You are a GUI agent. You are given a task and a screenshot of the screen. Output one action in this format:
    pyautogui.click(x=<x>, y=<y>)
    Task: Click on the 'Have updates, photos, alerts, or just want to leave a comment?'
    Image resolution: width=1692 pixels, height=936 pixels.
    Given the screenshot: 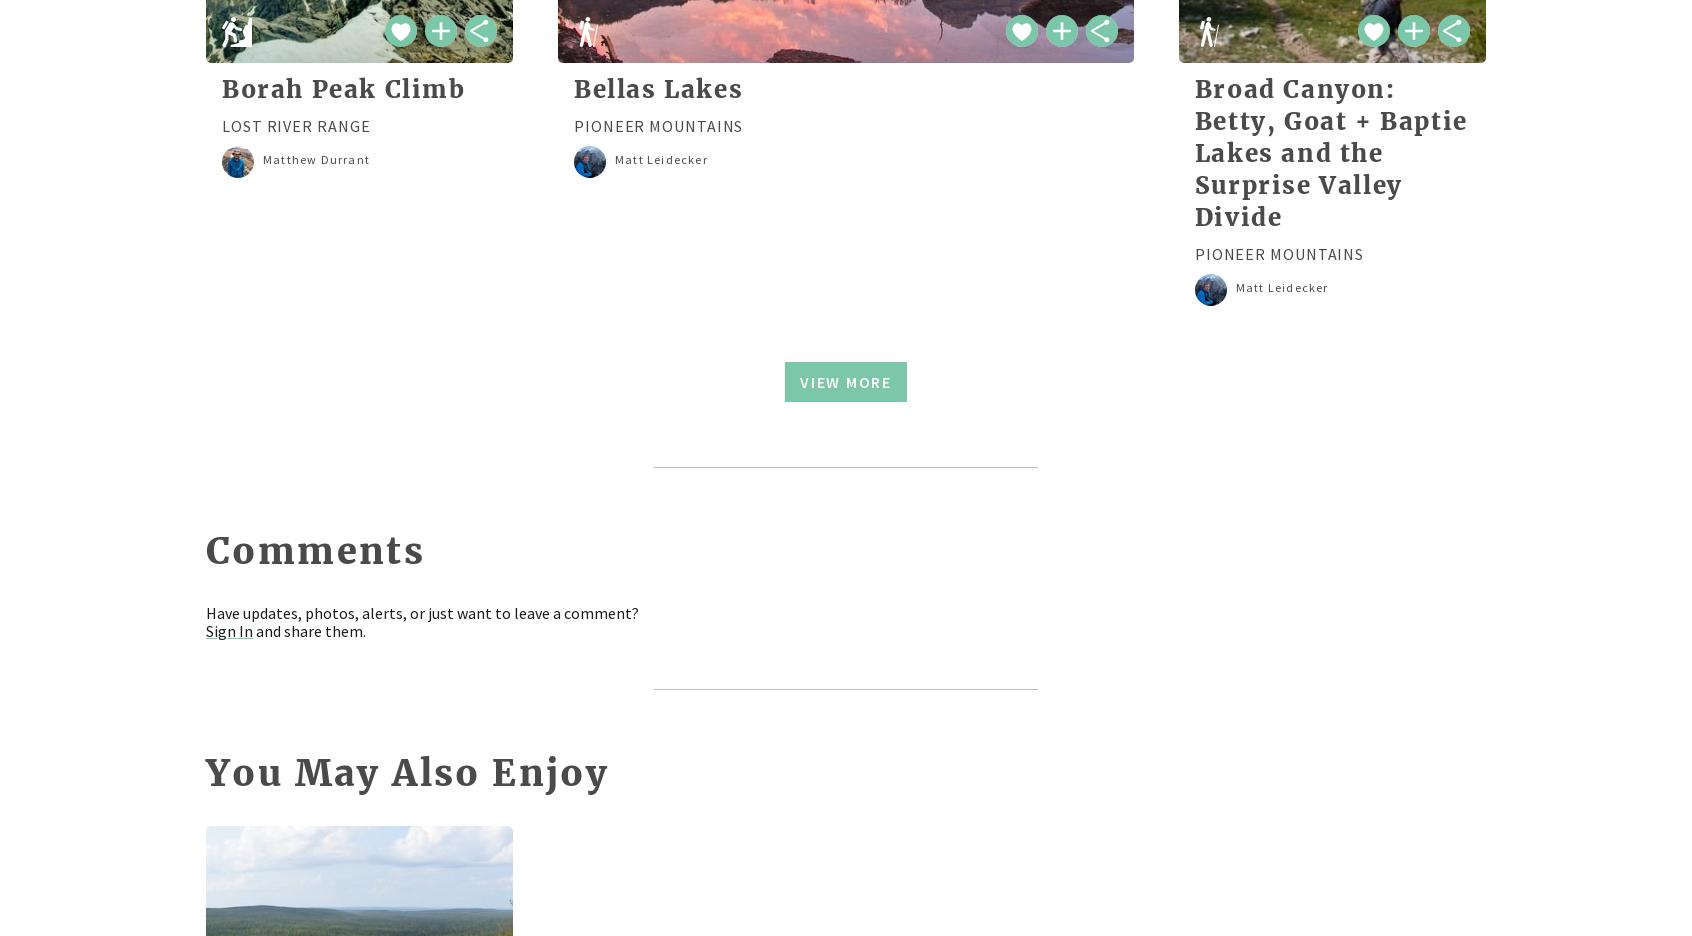 What is the action you would take?
    pyautogui.click(x=204, y=611)
    